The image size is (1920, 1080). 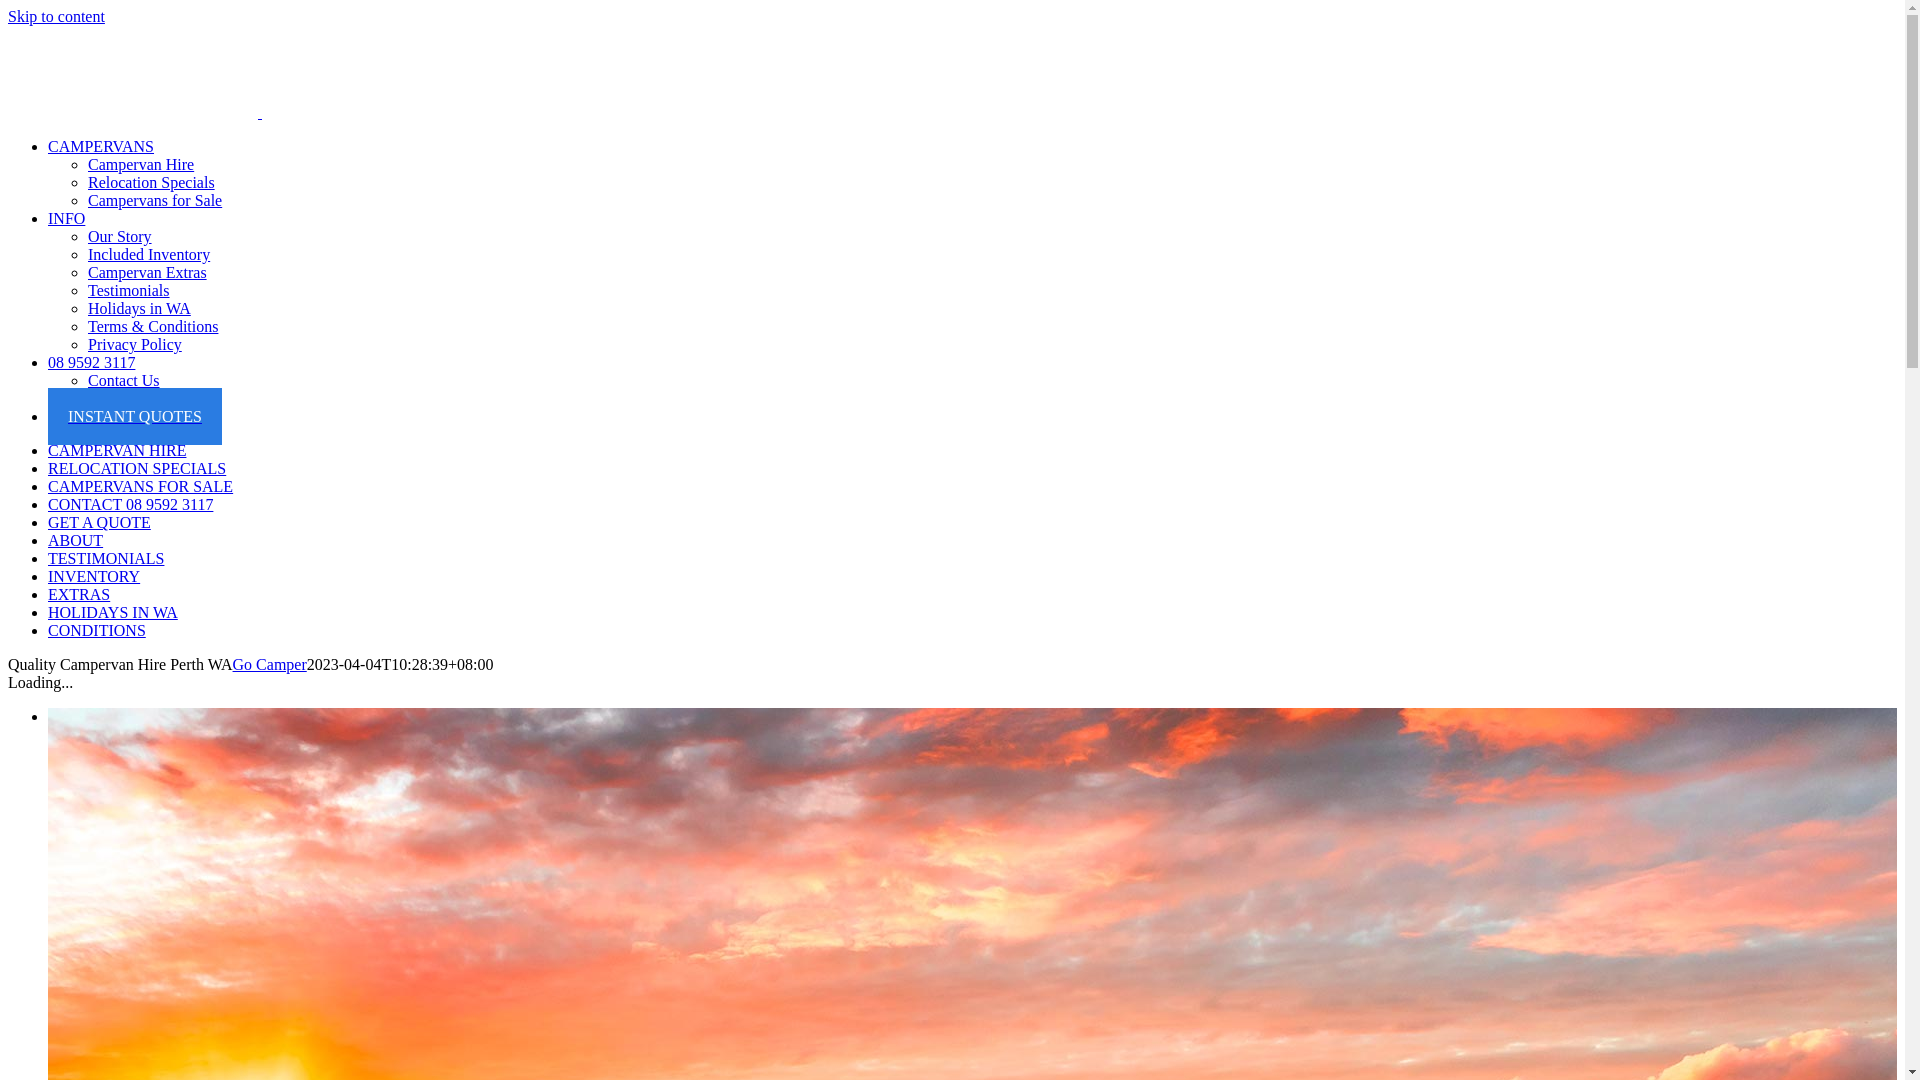 I want to click on 'Go Camper', so click(x=268, y=664).